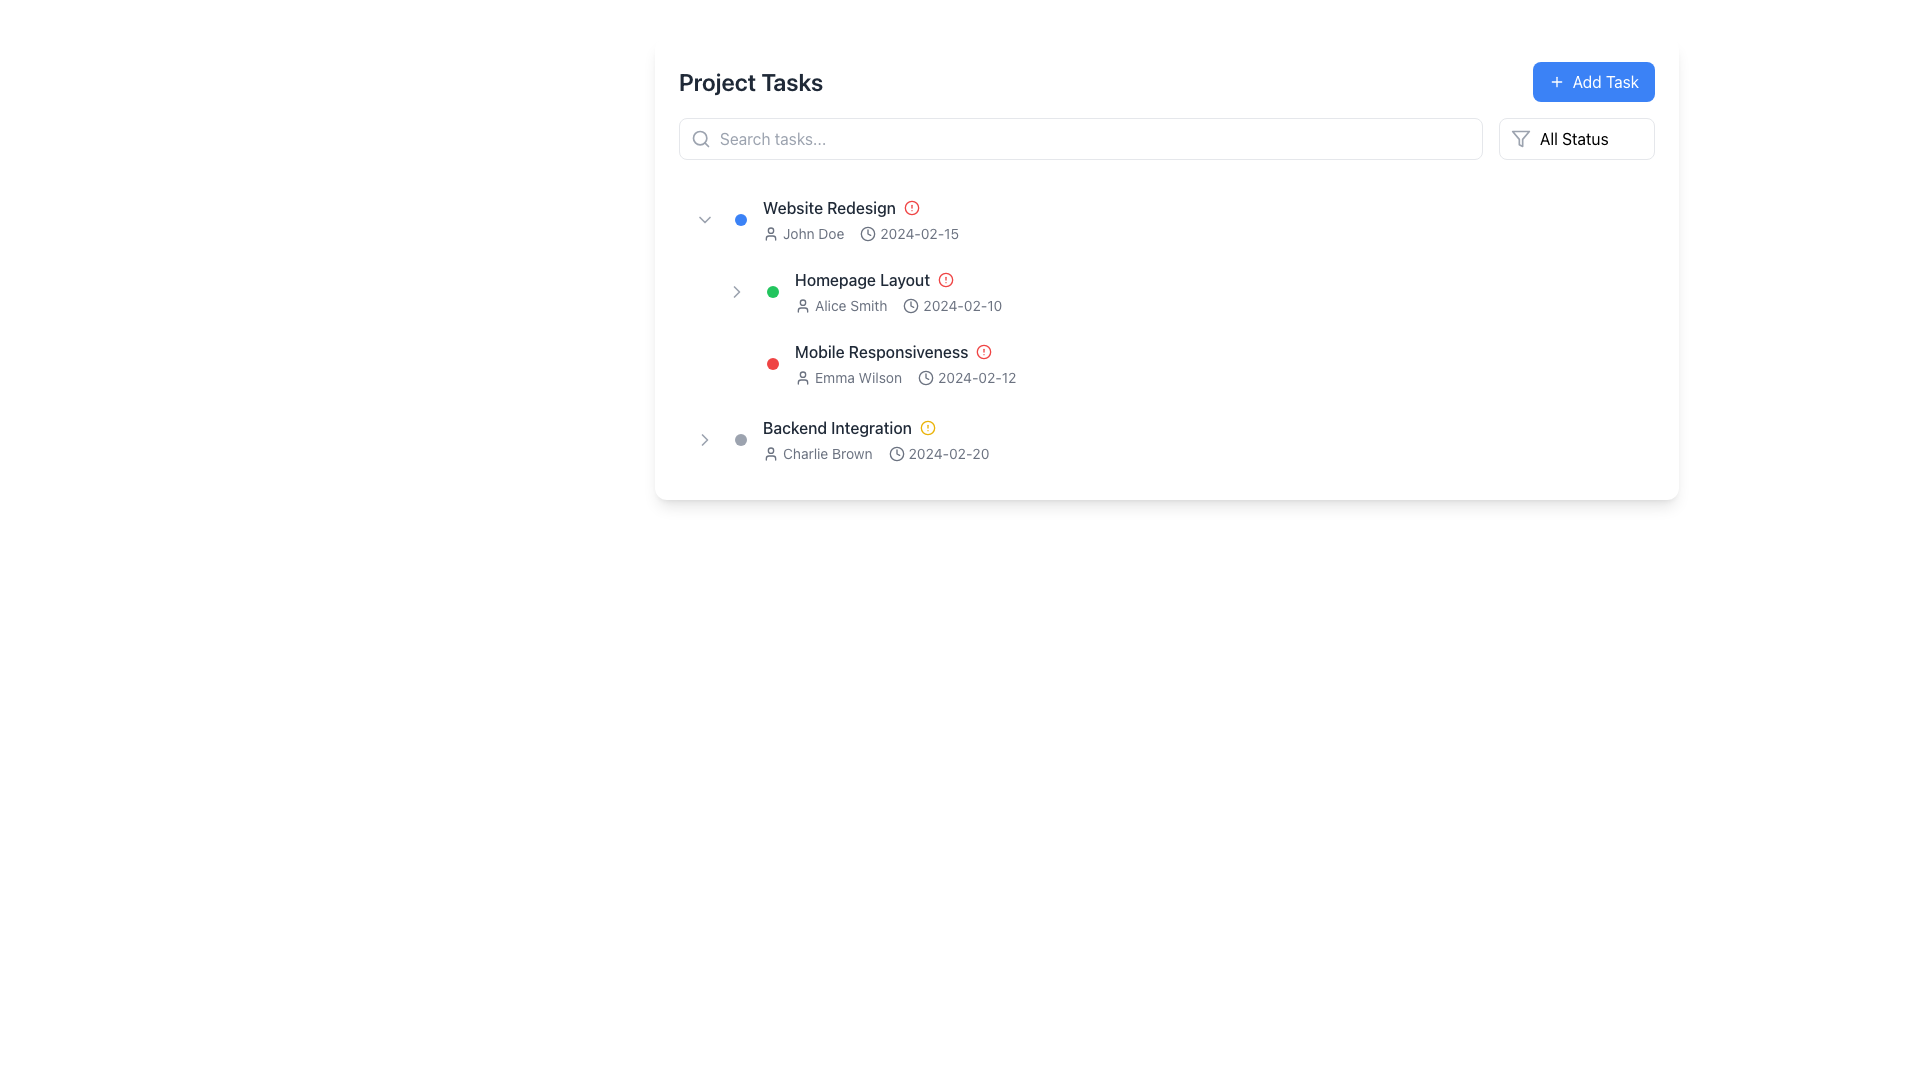 The image size is (1920, 1080). Describe the element at coordinates (705, 219) in the screenshot. I see `the dropdown toggle icon located in the top-left portion of the task list area` at that location.